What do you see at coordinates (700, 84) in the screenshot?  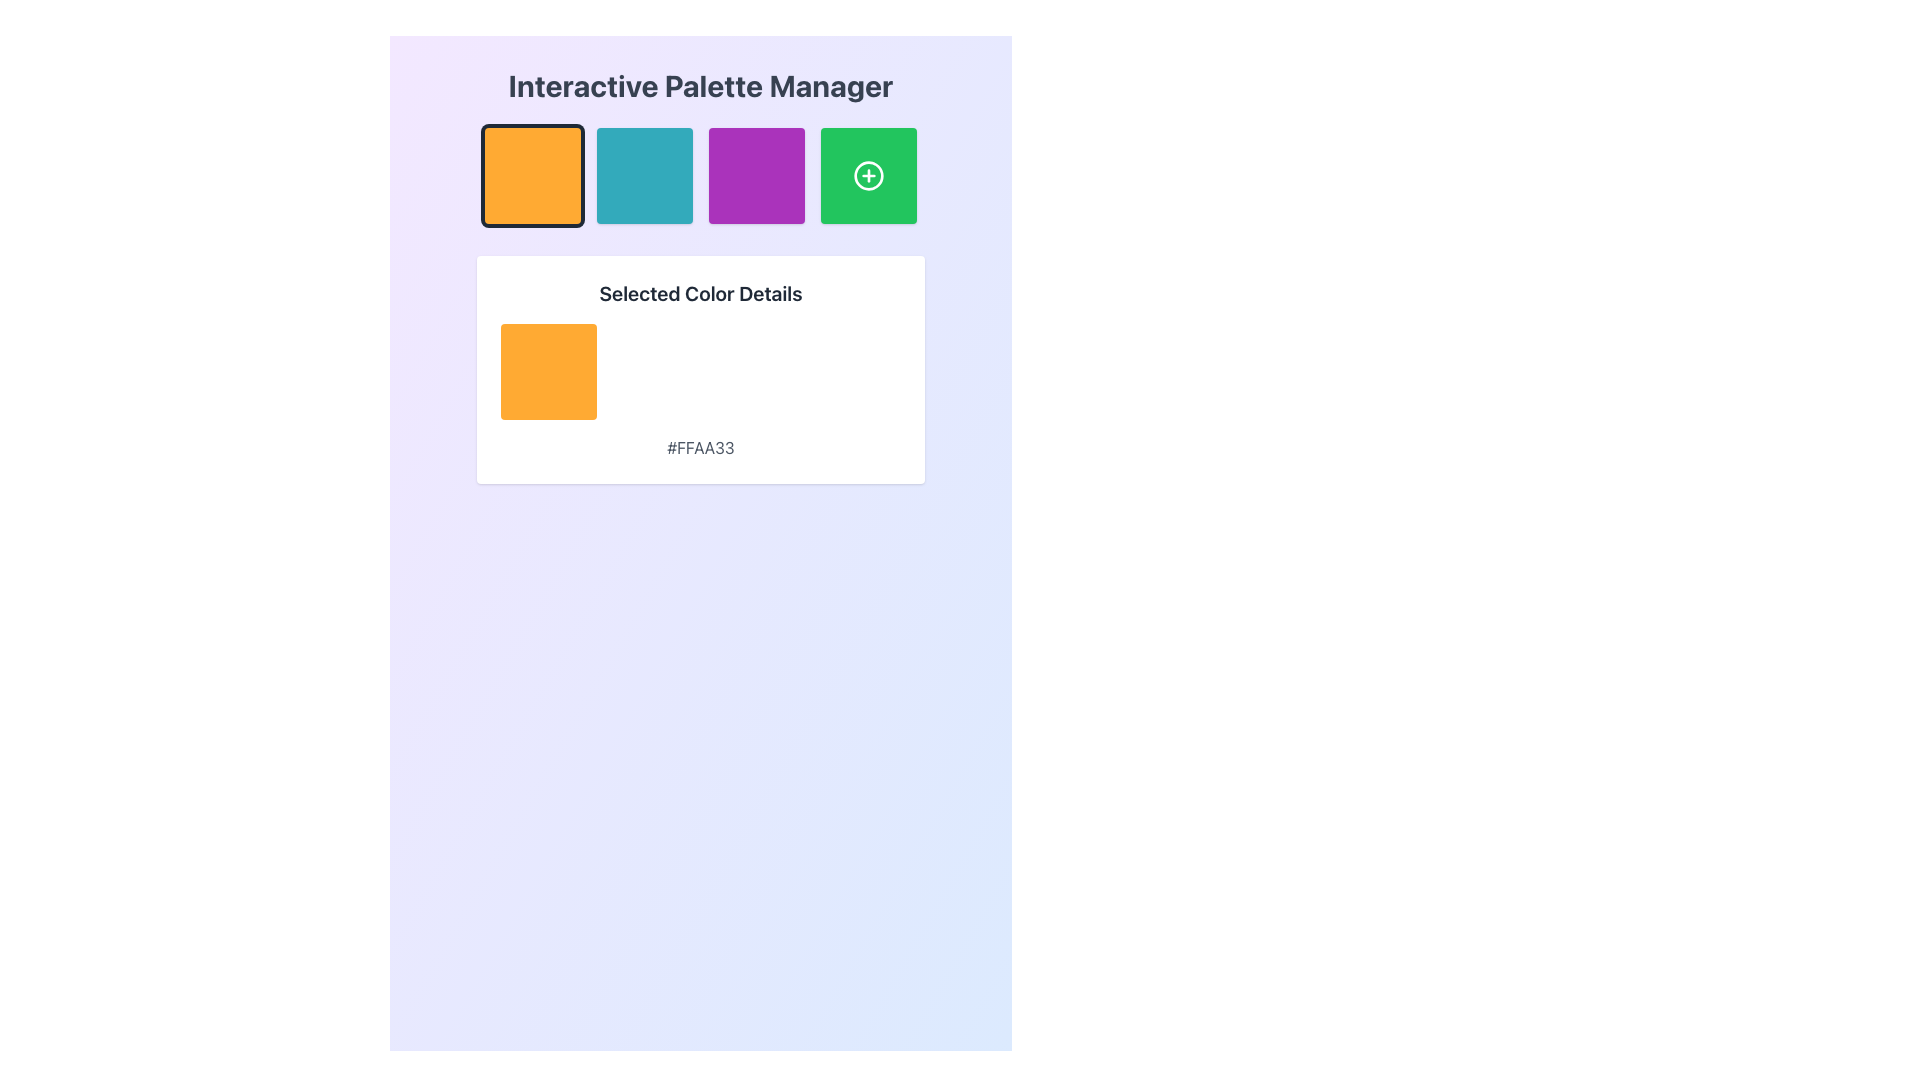 I see `the text label titled 'Interactive Palette Manager', which is styled in bold and large font, located near the top center of the interface` at bounding box center [700, 84].